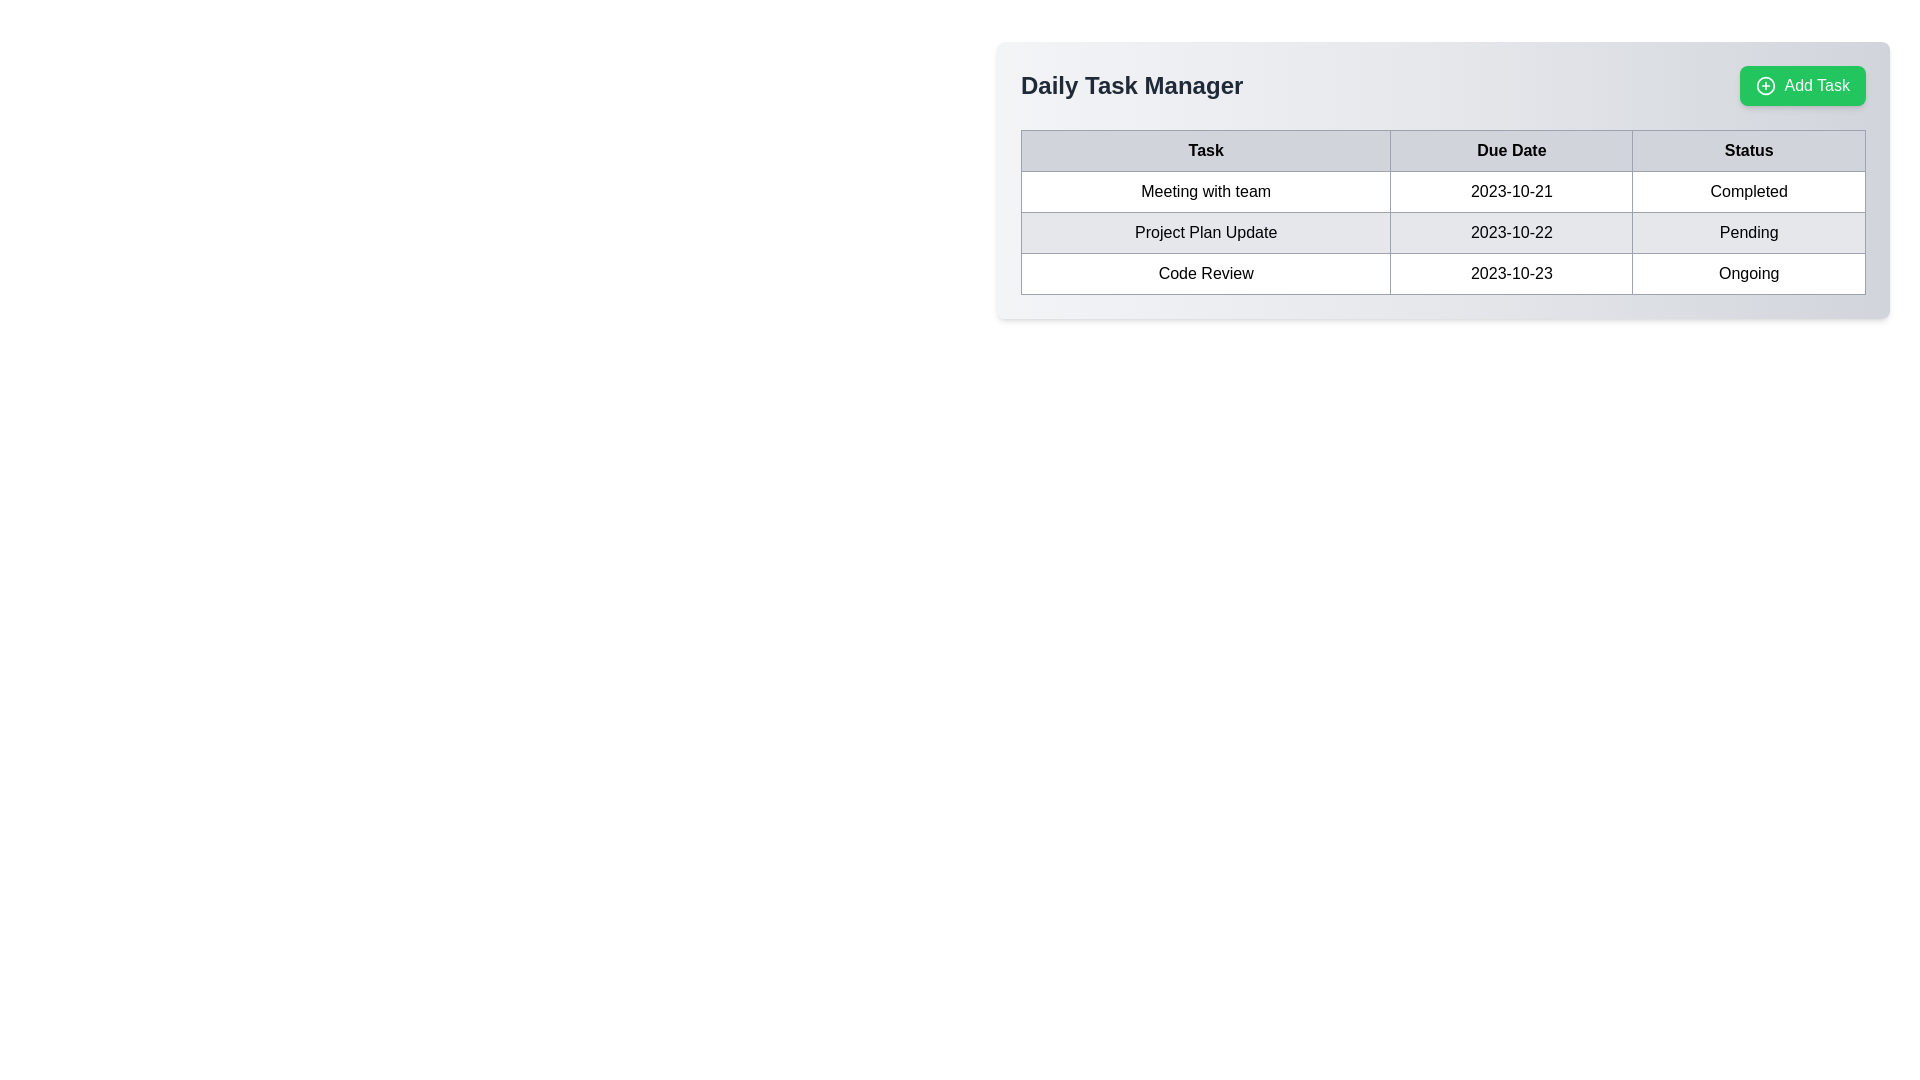  Describe the element at coordinates (1443, 192) in the screenshot. I see `the first row of the task management table` at that location.